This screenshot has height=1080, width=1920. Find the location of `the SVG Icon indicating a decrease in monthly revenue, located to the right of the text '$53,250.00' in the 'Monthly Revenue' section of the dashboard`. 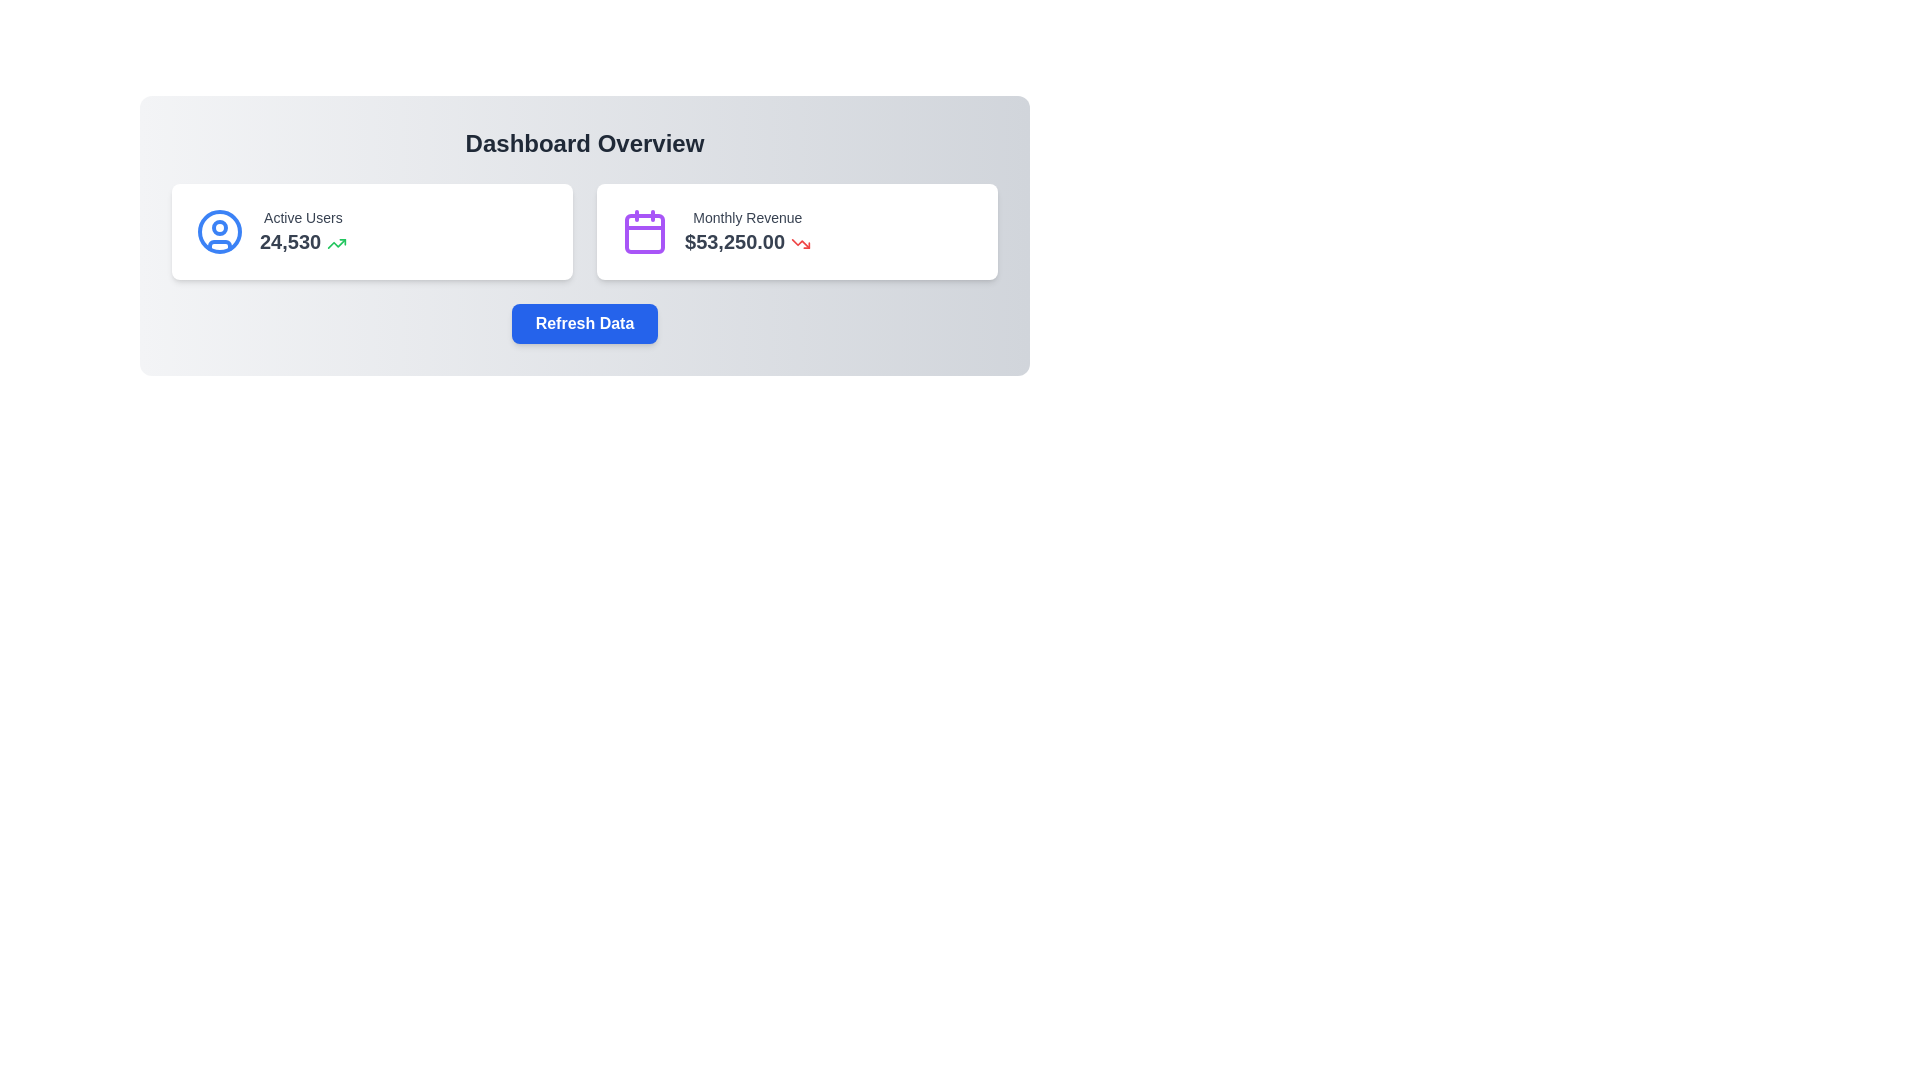

the SVG Icon indicating a decrease in monthly revenue, located to the right of the text '$53,250.00' in the 'Monthly Revenue' section of the dashboard is located at coordinates (800, 242).